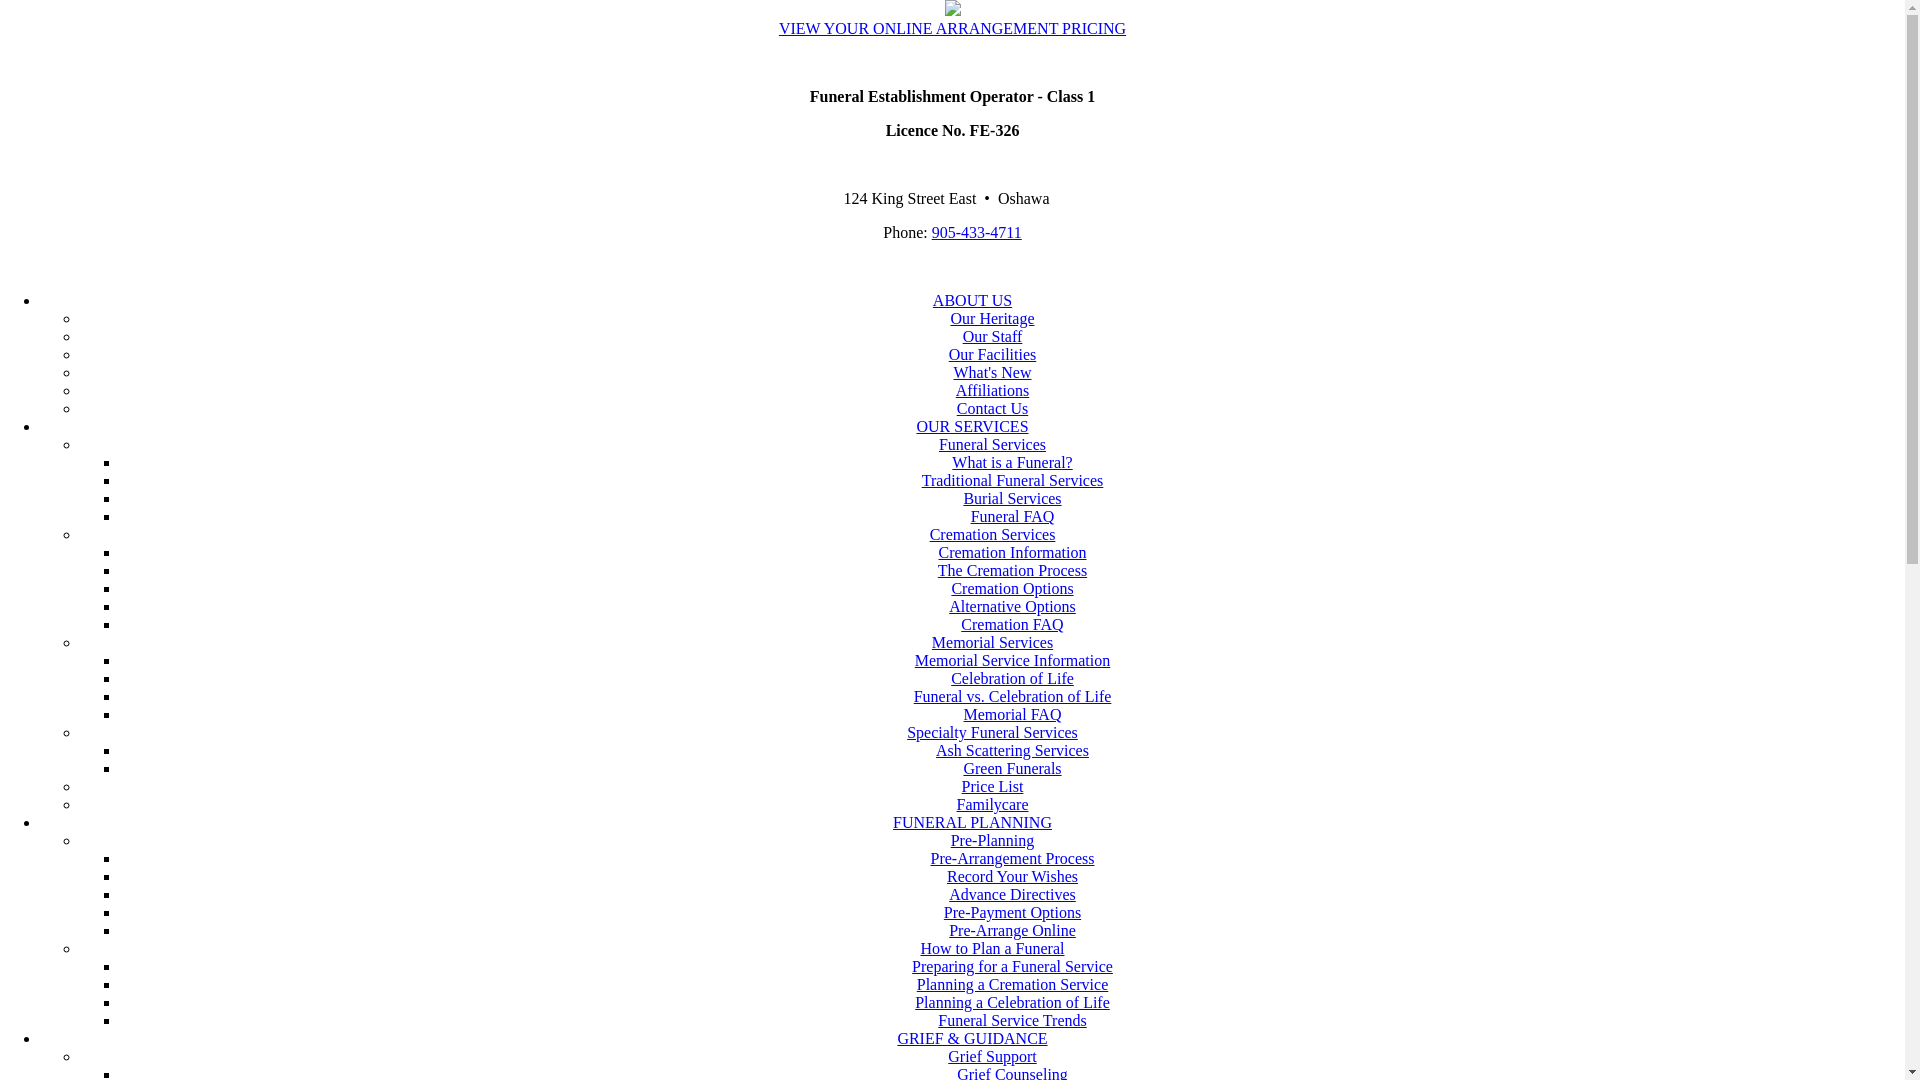 The image size is (1920, 1080). I want to click on 'FUNERAL PLANNING', so click(972, 822).